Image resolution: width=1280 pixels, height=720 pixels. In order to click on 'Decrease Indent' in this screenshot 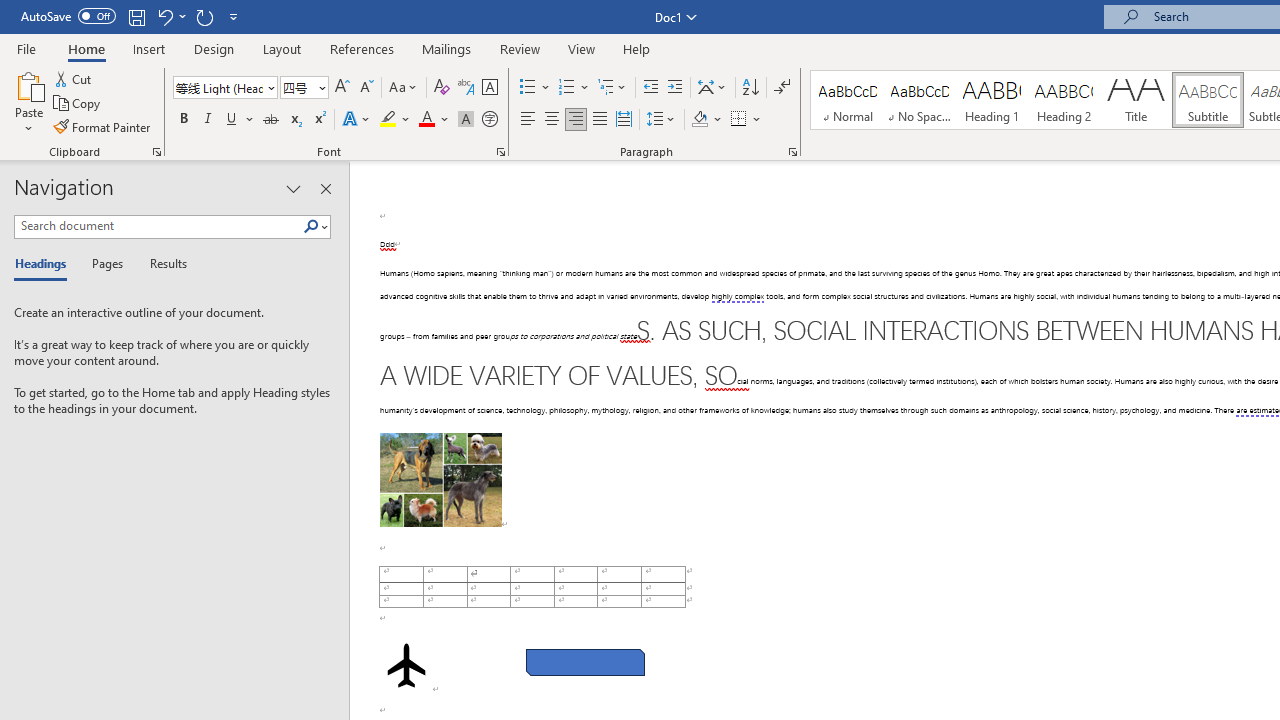, I will do `click(650, 86)`.